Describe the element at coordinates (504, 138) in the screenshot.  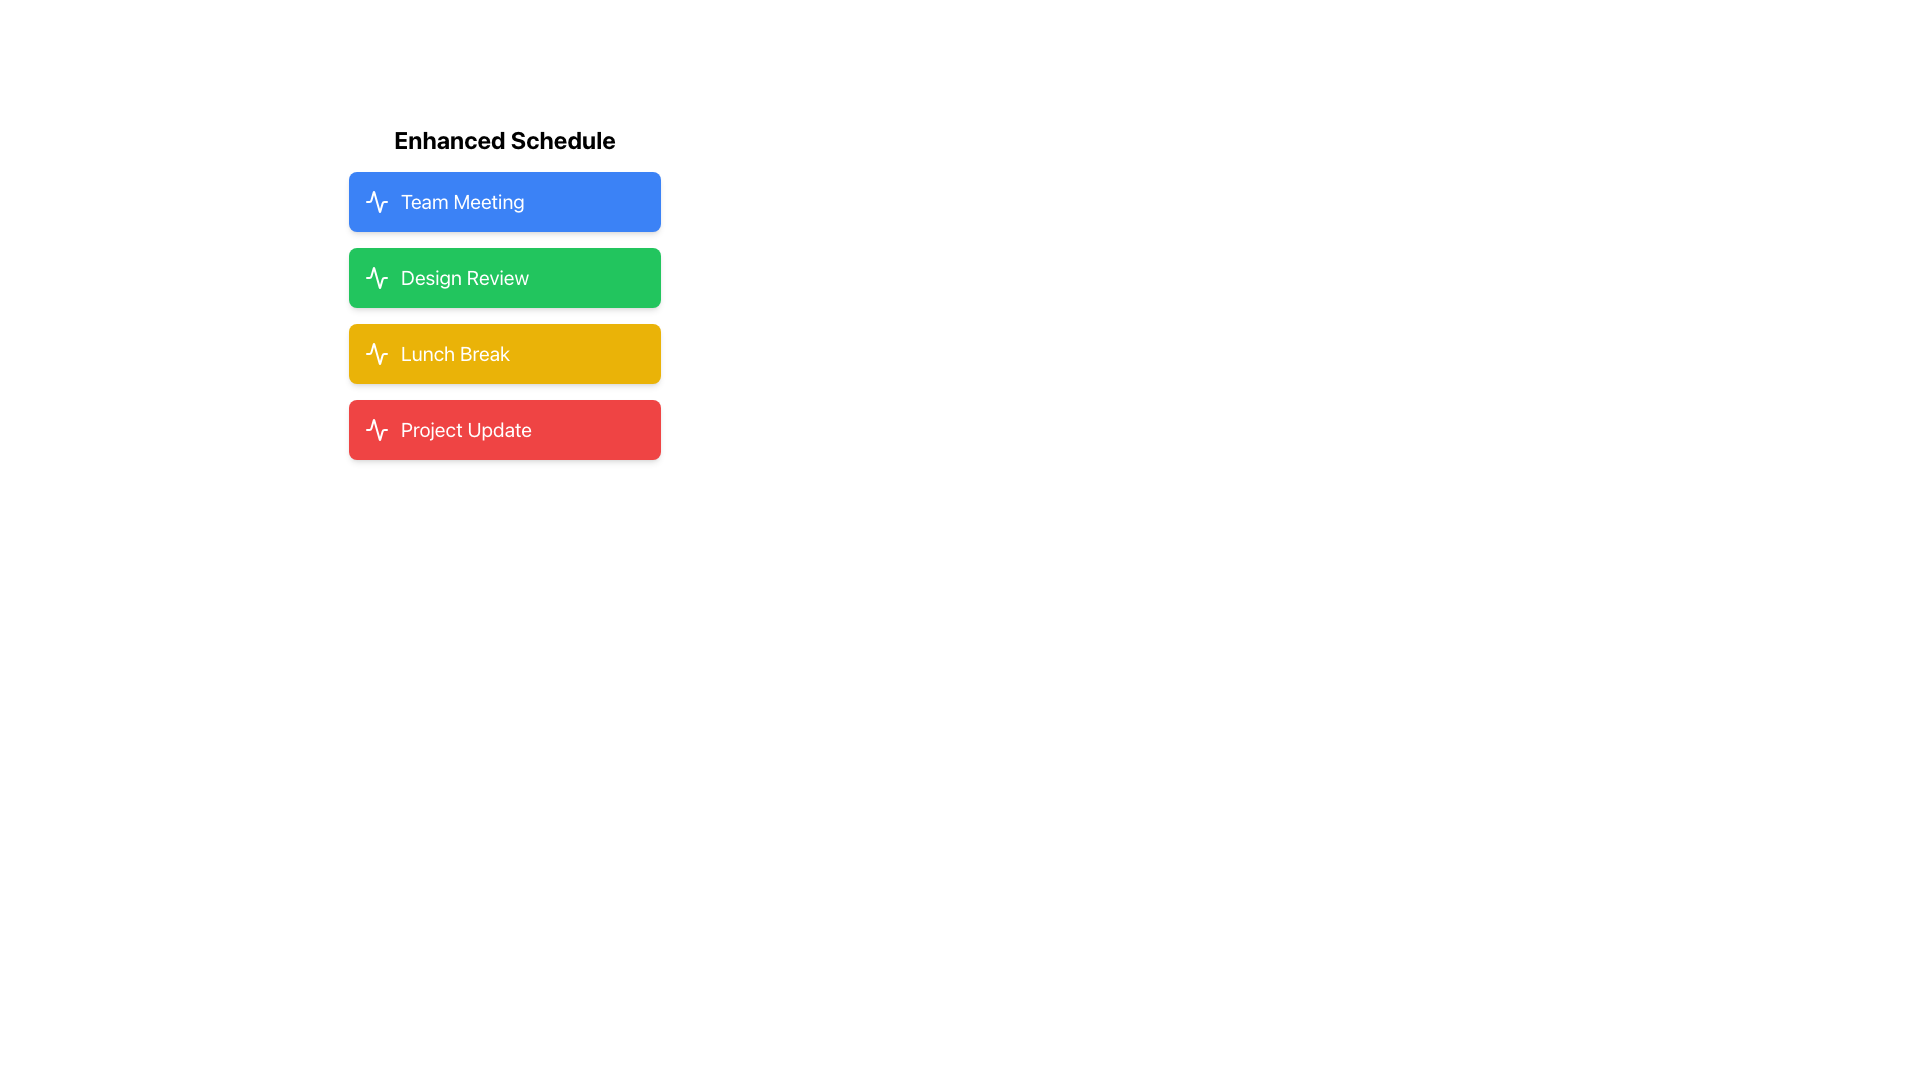
I see `the bold, large, black text reading 'Enhanced Schedule', which serves as a header for the list of items below it` at that location.